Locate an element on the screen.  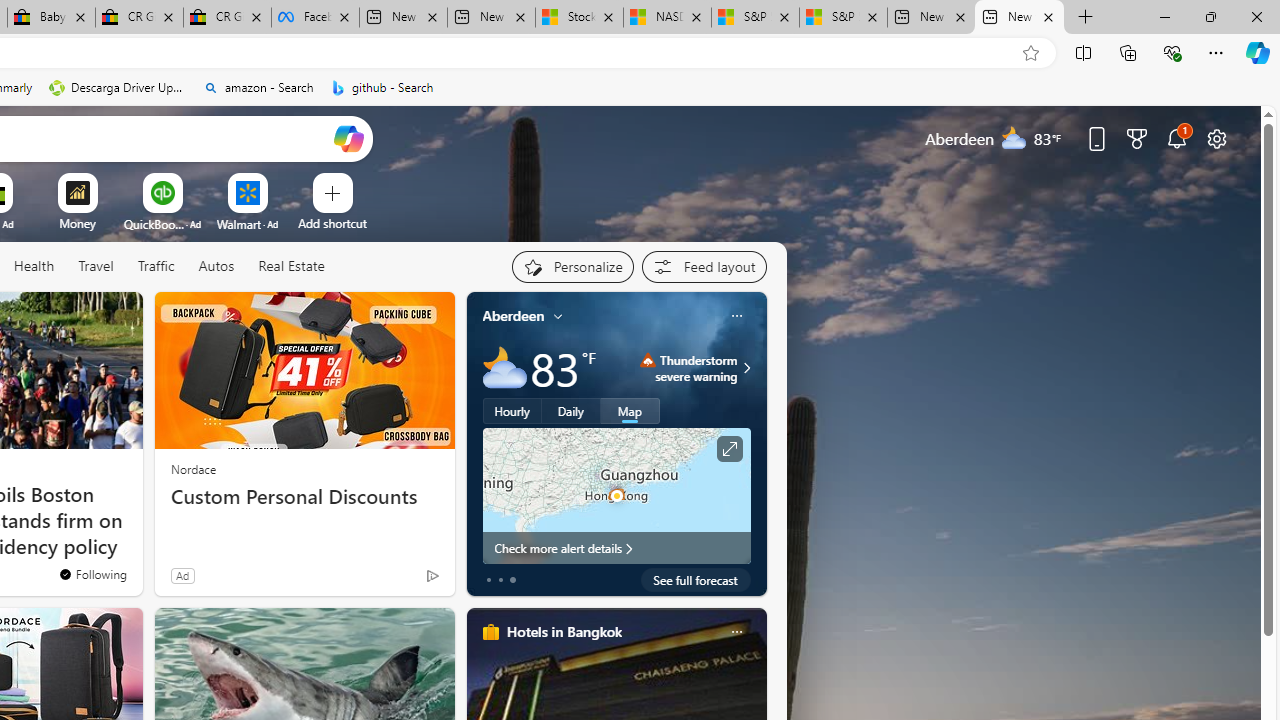
'Custom Personal Discounts' is located at coordinates (303, 496).